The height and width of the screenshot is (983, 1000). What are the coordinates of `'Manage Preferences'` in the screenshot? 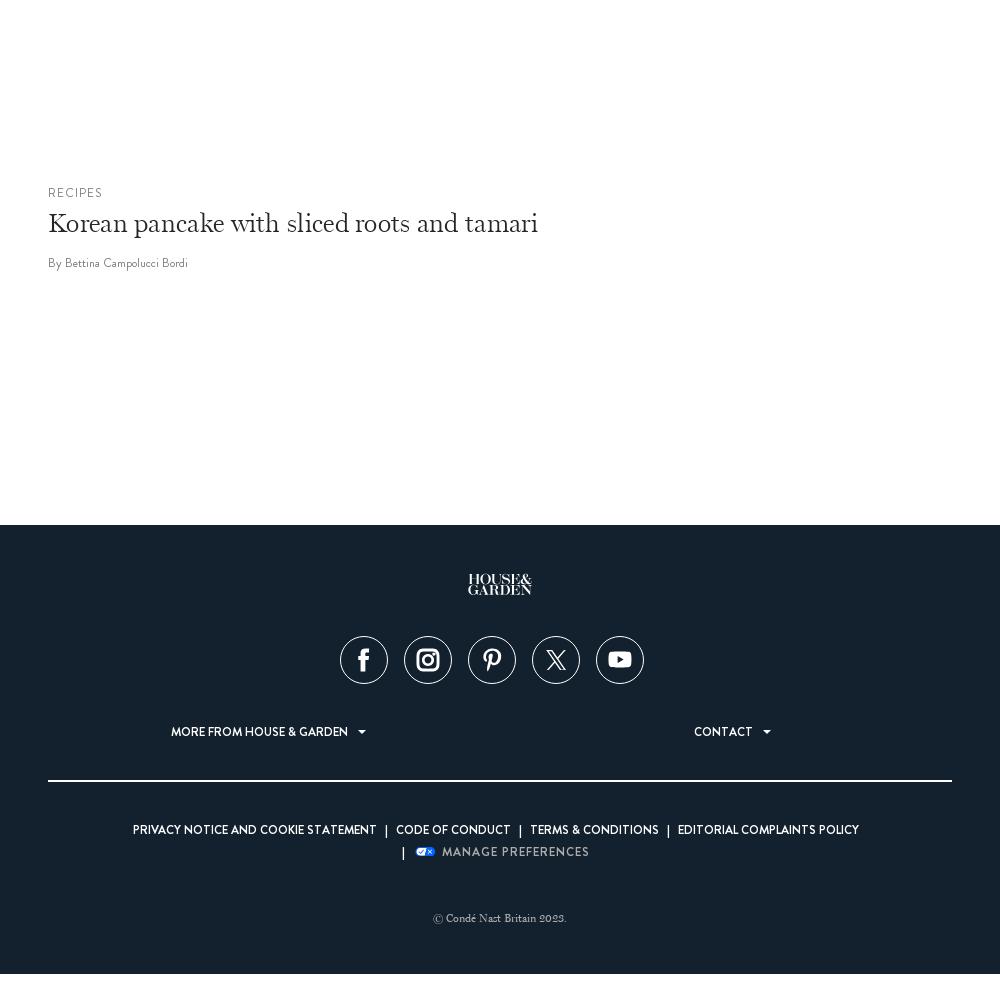 It's located at (516, 851).